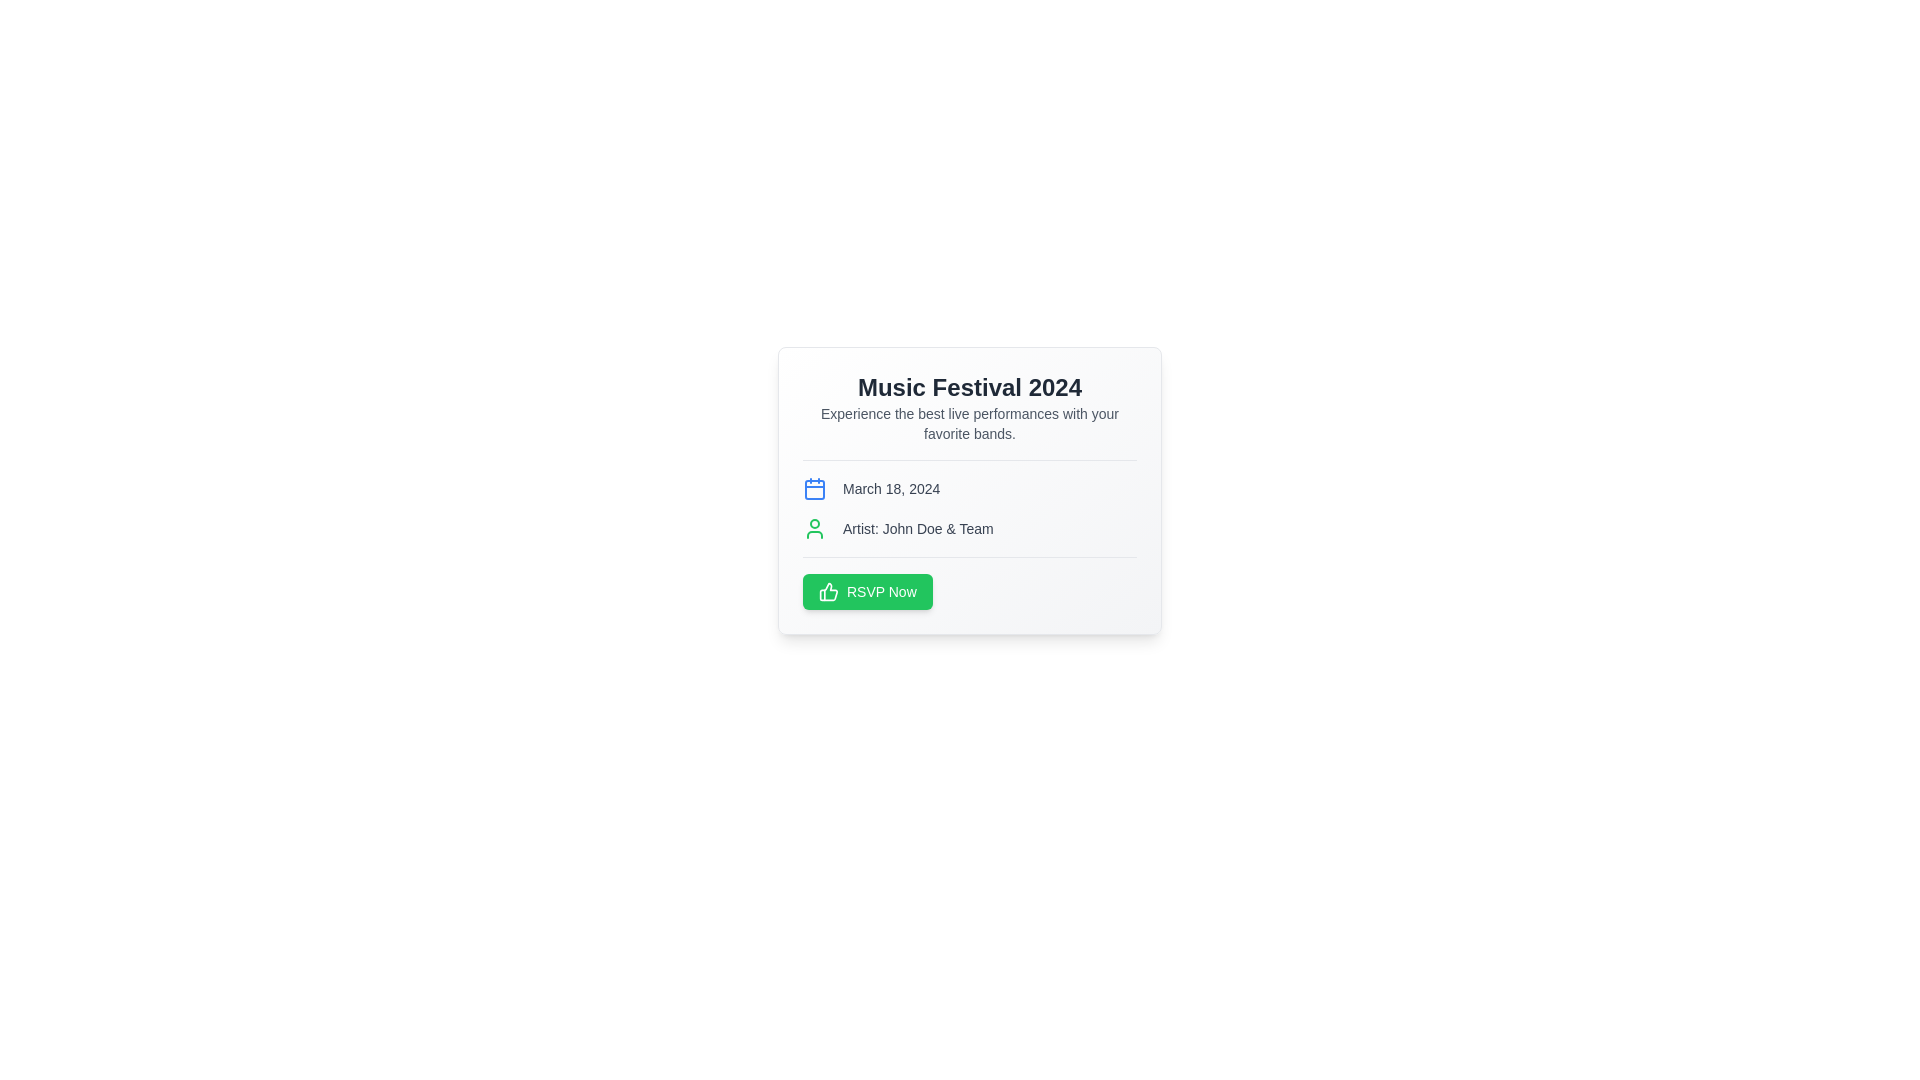 The image size is (1920, 1080). I want to click on the green rectangular button labeled 'RSVP Now' with a thumbs-up icon to RSVP for the Music Festival 2024, so click(867, 590).